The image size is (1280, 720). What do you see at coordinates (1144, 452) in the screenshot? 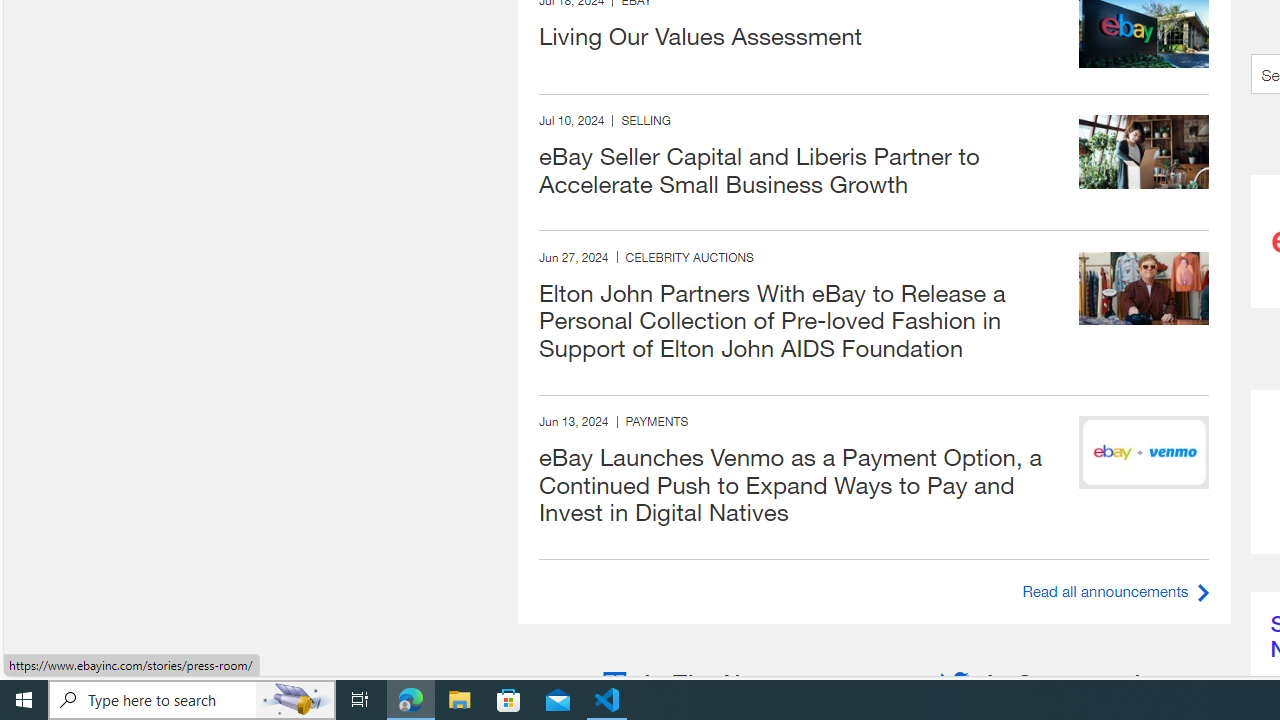
I see `'240612 eBay inc hero'` at bounding box center [1144, 452].